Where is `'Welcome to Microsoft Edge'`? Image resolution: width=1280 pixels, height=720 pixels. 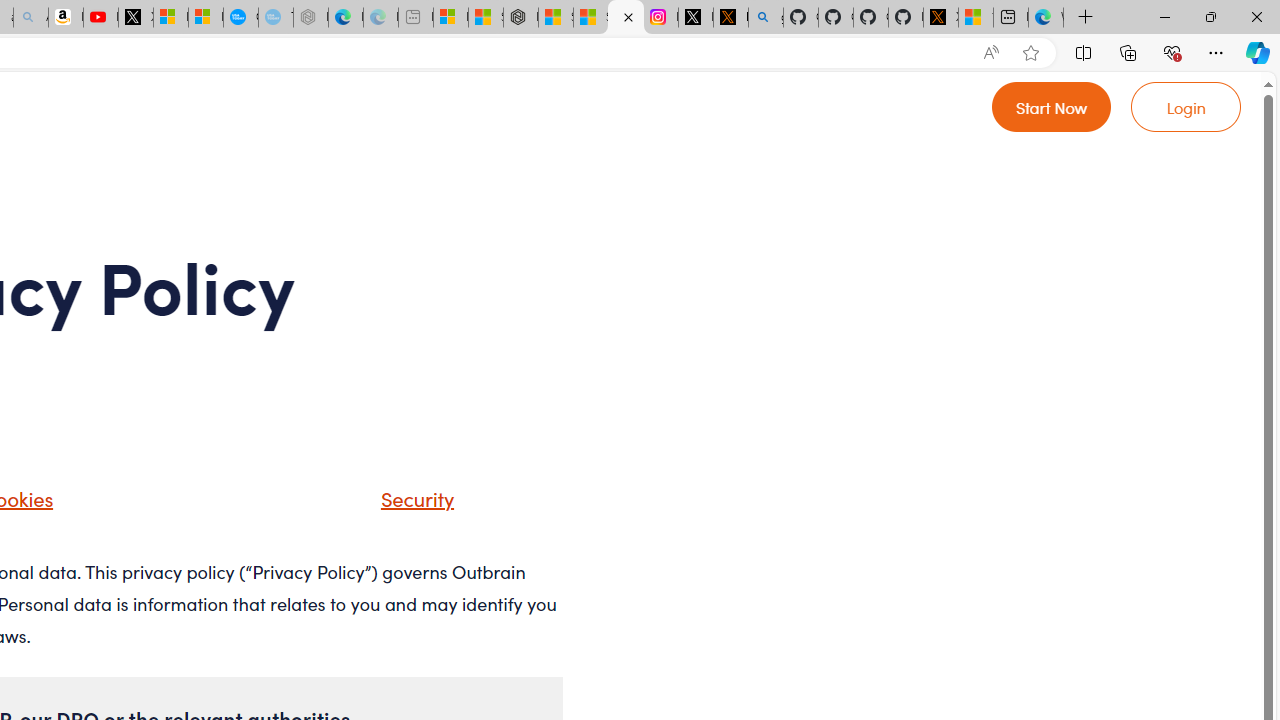
'Welcome to Microsoft Edge' is located at coordinates (1045, 17).